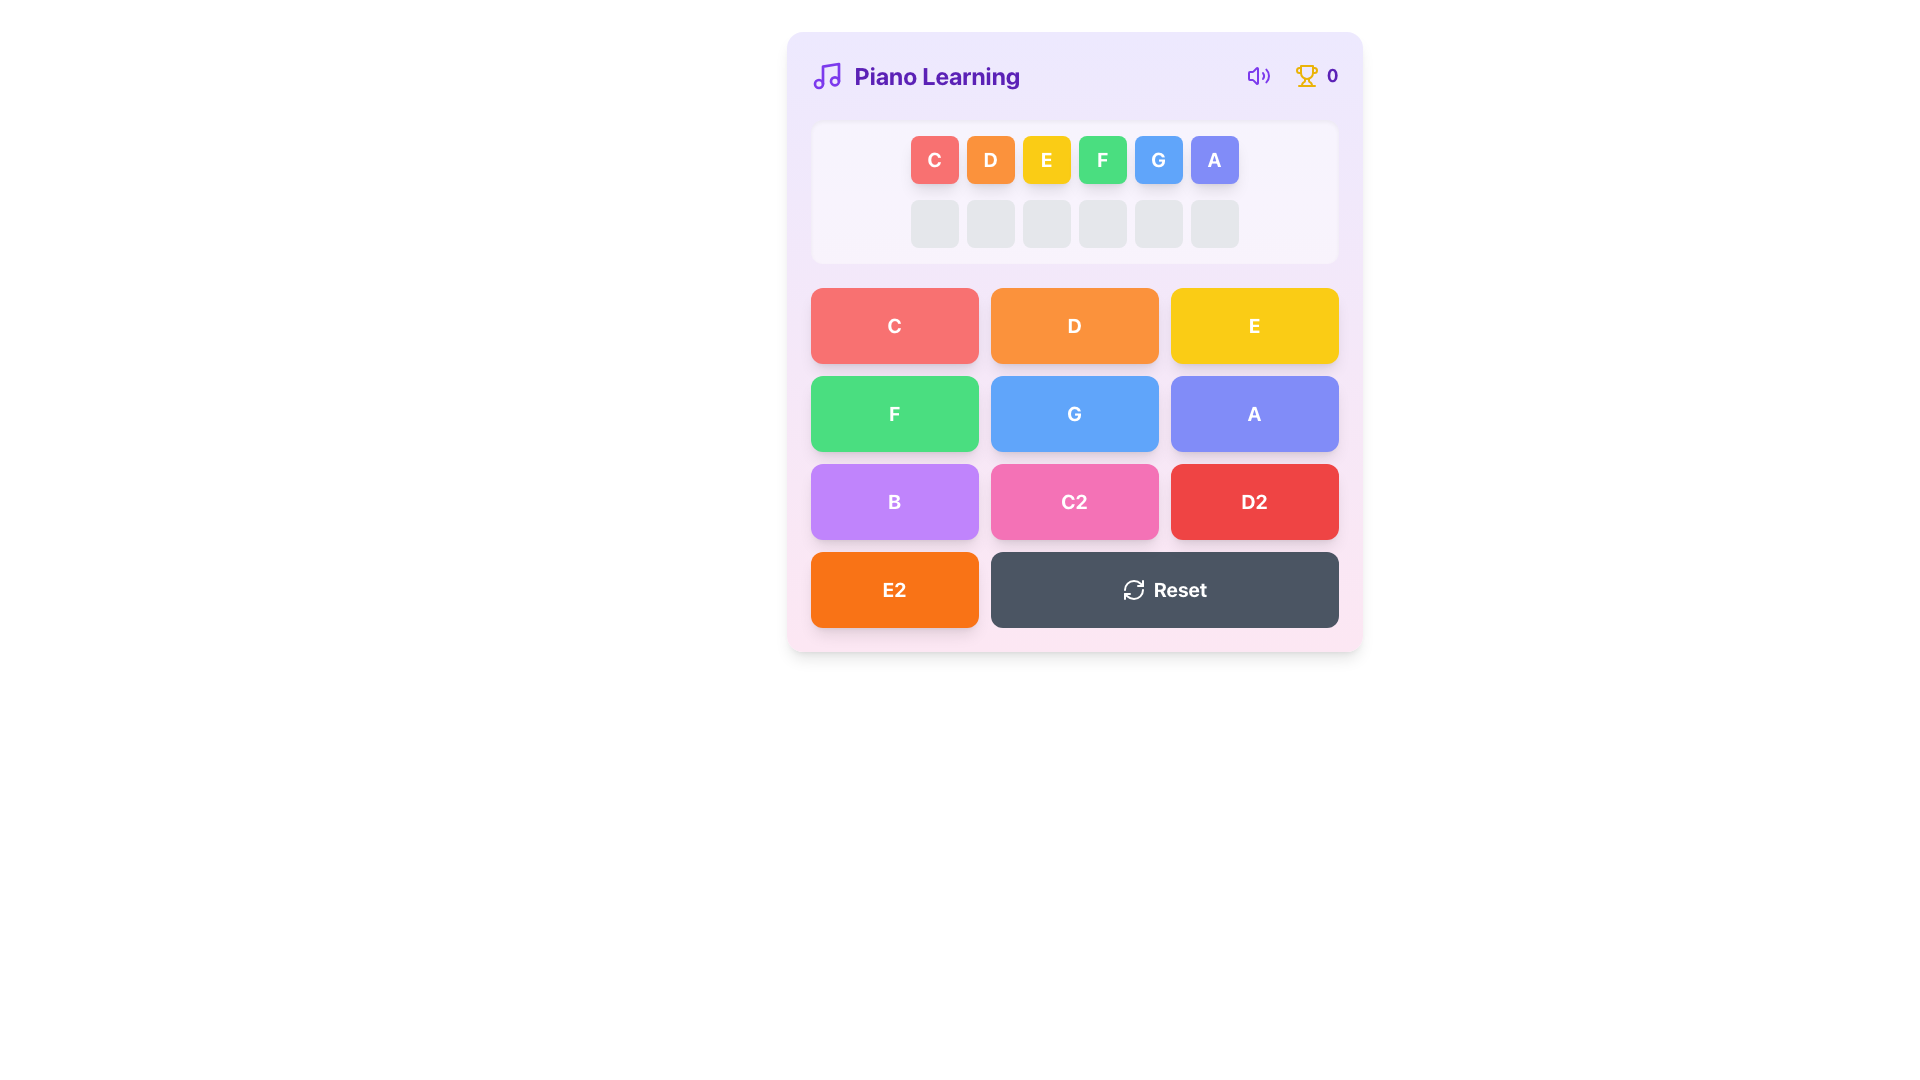 The height and width of the screenshot is (1080, 1920). Describe the element at coordinates (1306, 75) in the screenshot. I see `the trophy icon, which is a gold-colored icon located at the top-right corner of the interface, adjacent to a purple text displaying '0'` at that location.